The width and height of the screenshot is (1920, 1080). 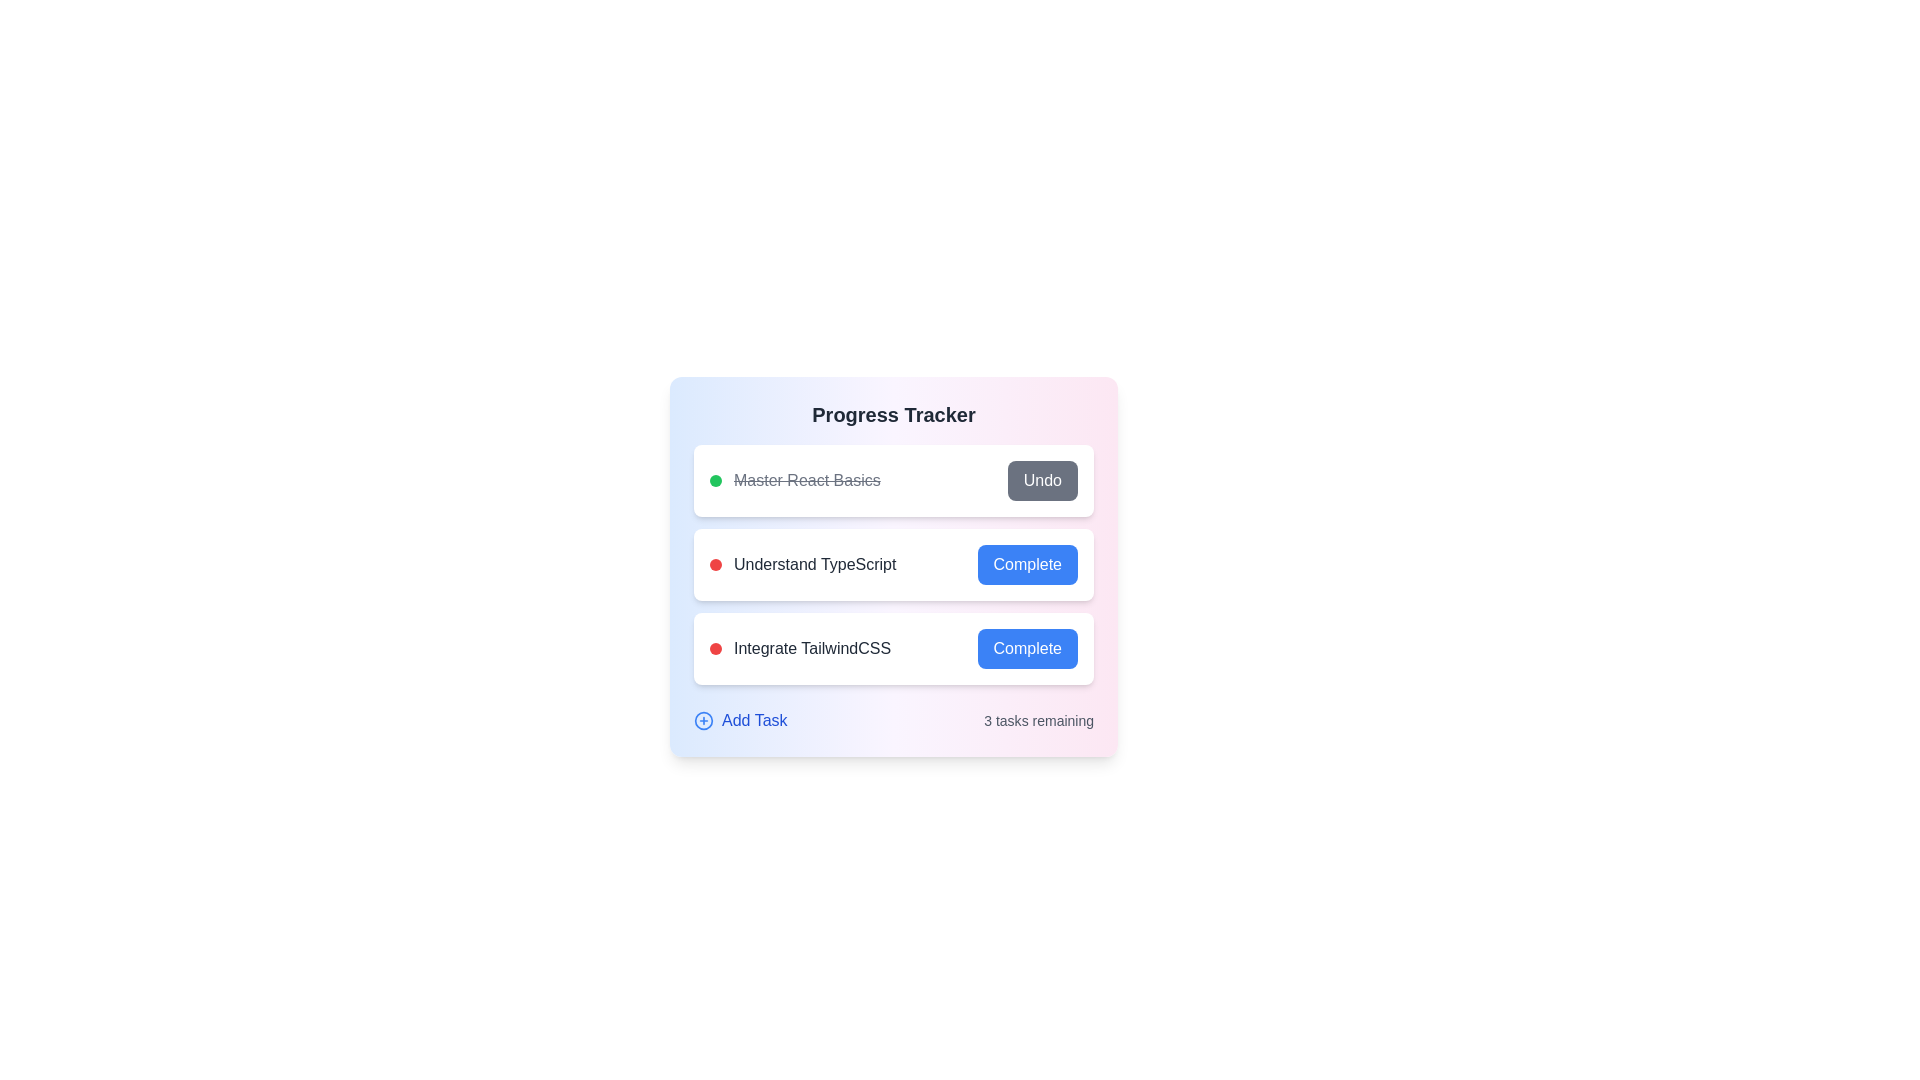 I want to click on the button that marks the task 'Integrate TailwindCSS' as complete, located in the third task section of the progress tracker, so click(x=1027, y=648).